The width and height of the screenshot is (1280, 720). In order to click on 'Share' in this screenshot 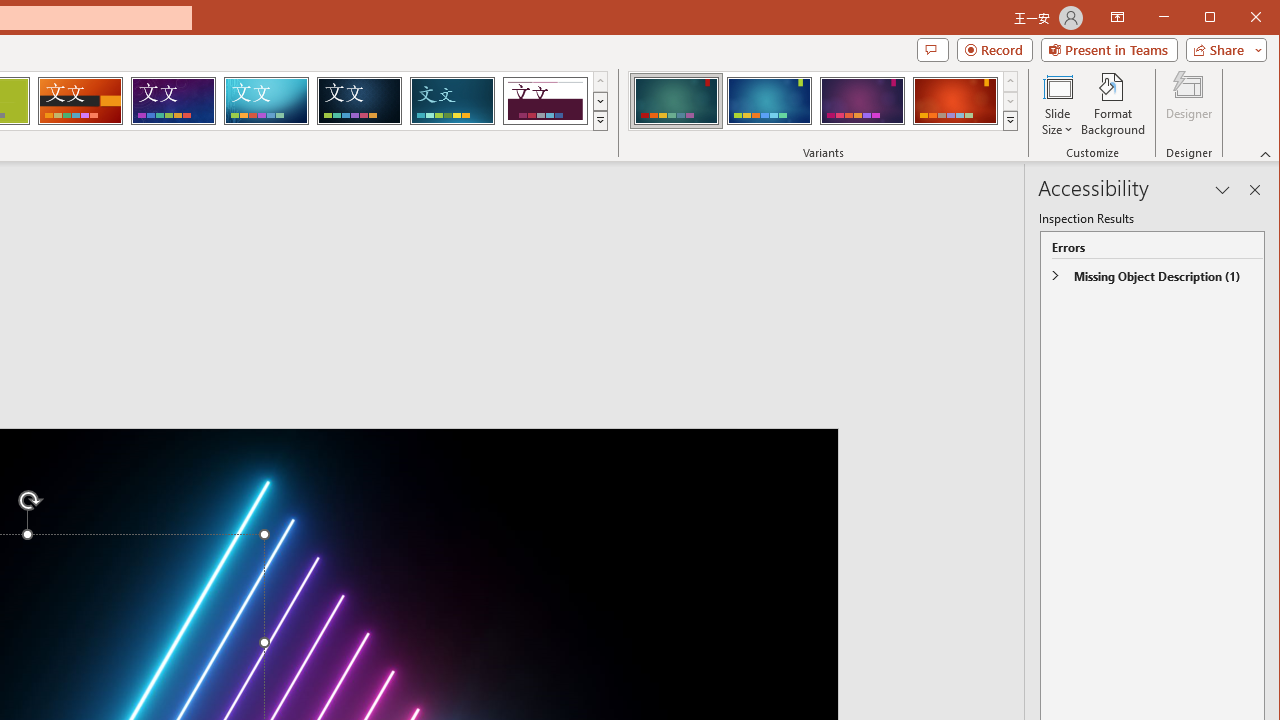, I will do `click(1221, 49)`.